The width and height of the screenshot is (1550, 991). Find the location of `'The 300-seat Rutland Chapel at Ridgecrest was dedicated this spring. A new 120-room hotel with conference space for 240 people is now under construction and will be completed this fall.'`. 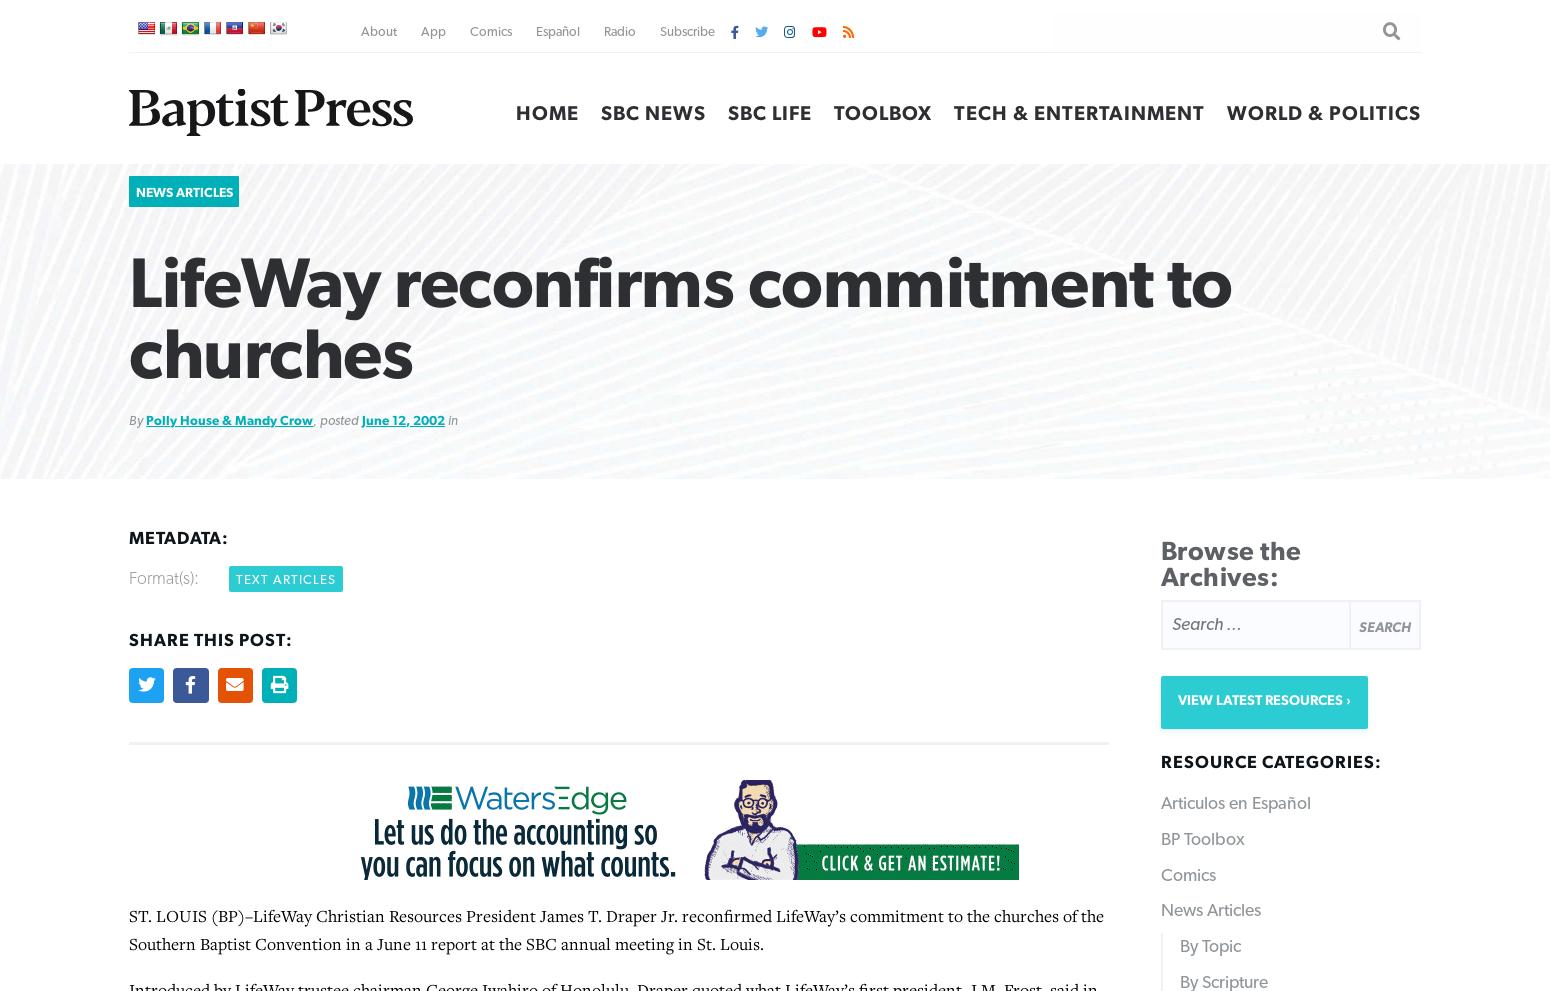

'The 300-seat Rutland Chapel at Ridgecrest was dedicated this spring. A new 120-room hotel with conference space for 240 people is now under construction and will be completed this fall.' is located at coordinates (603, 545).